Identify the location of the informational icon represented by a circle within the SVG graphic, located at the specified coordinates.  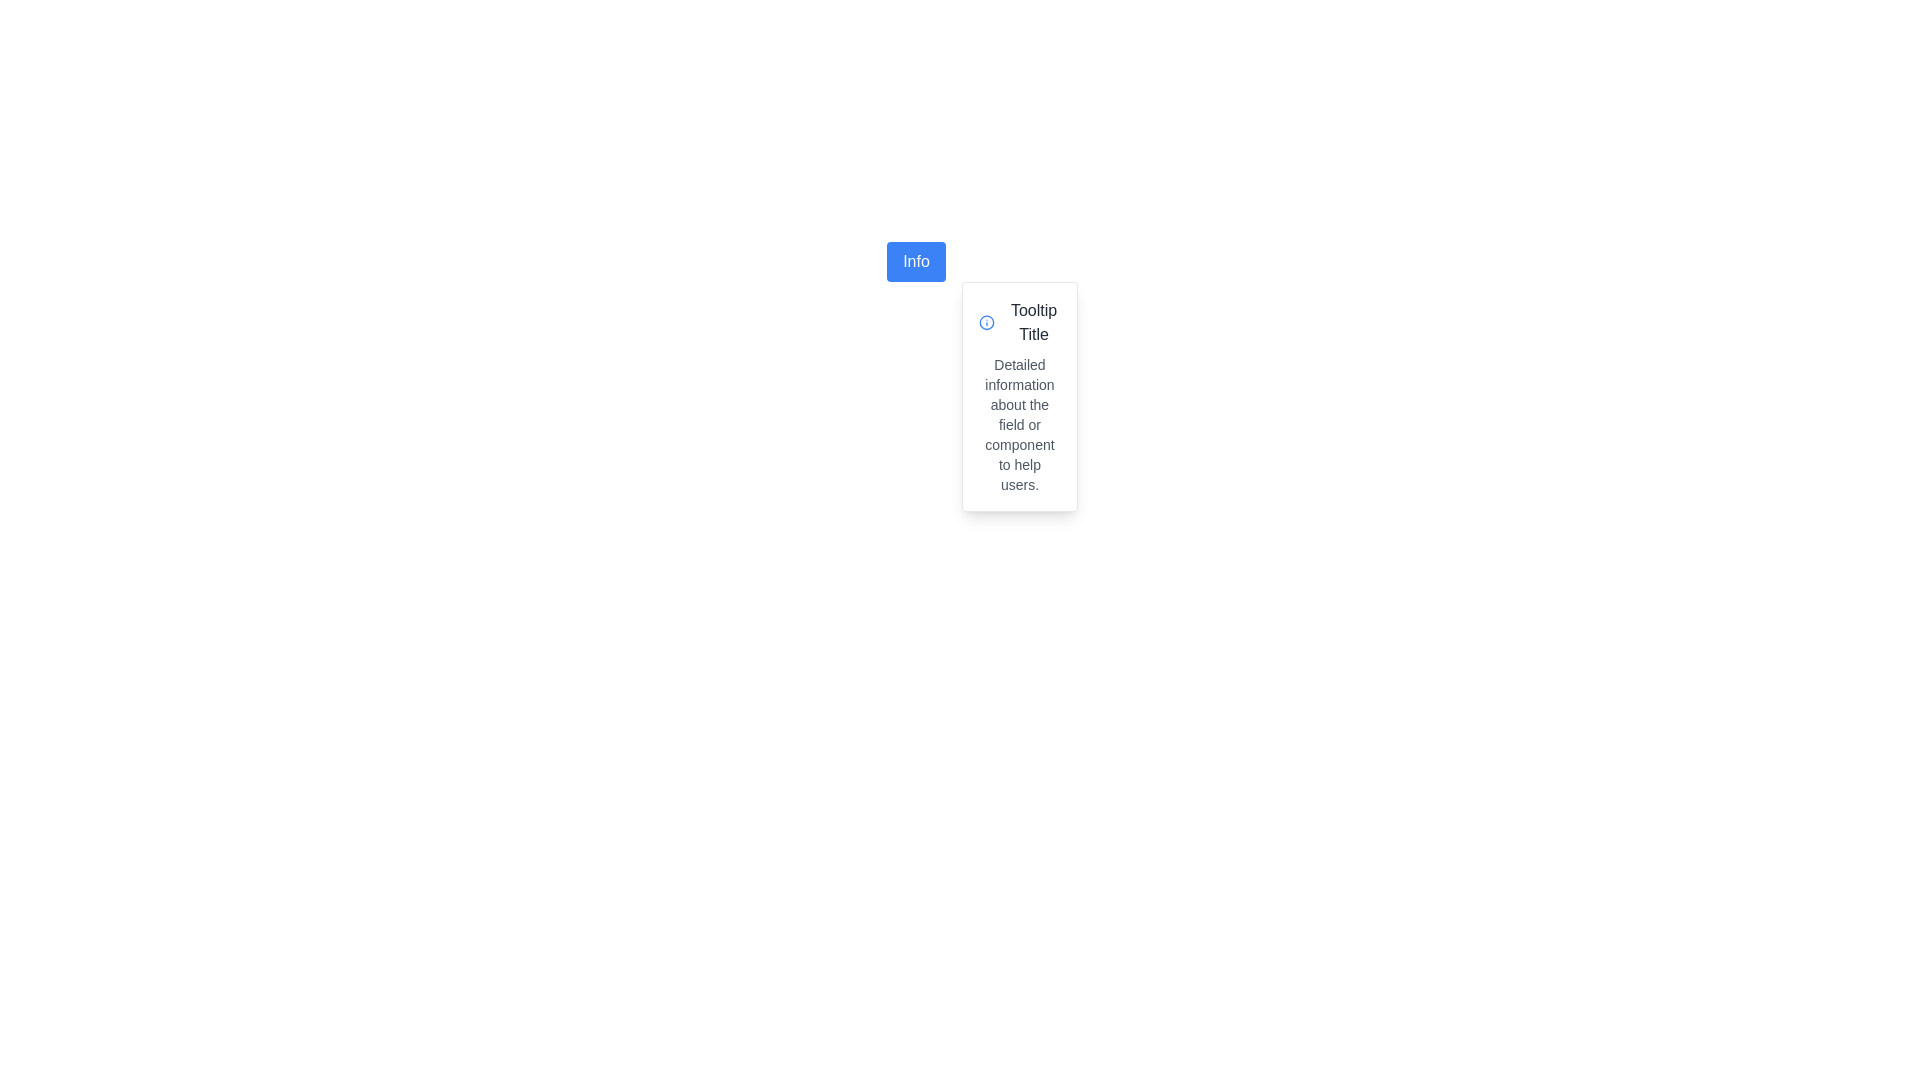
(986, 322).